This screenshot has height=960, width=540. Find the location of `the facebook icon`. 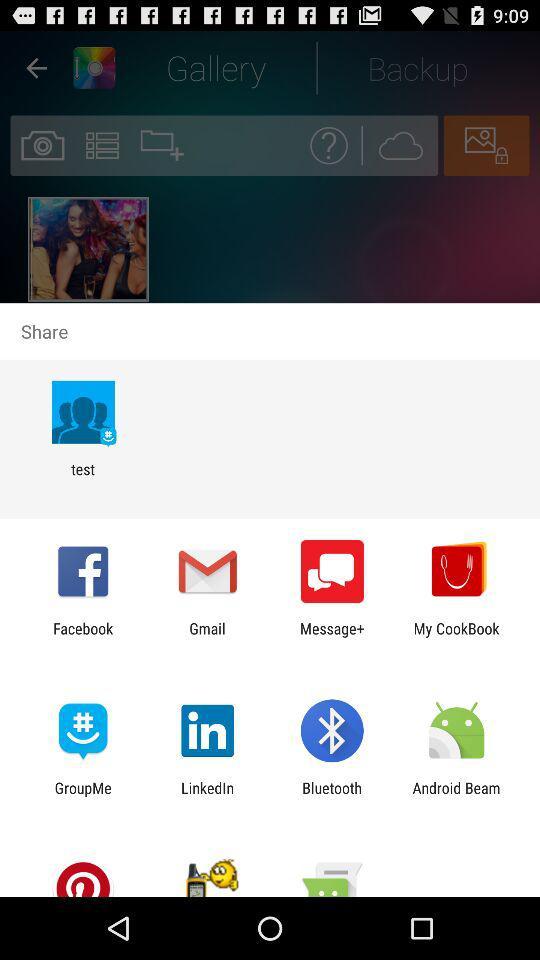

the facebook icon is located at coordinates (82, 636).